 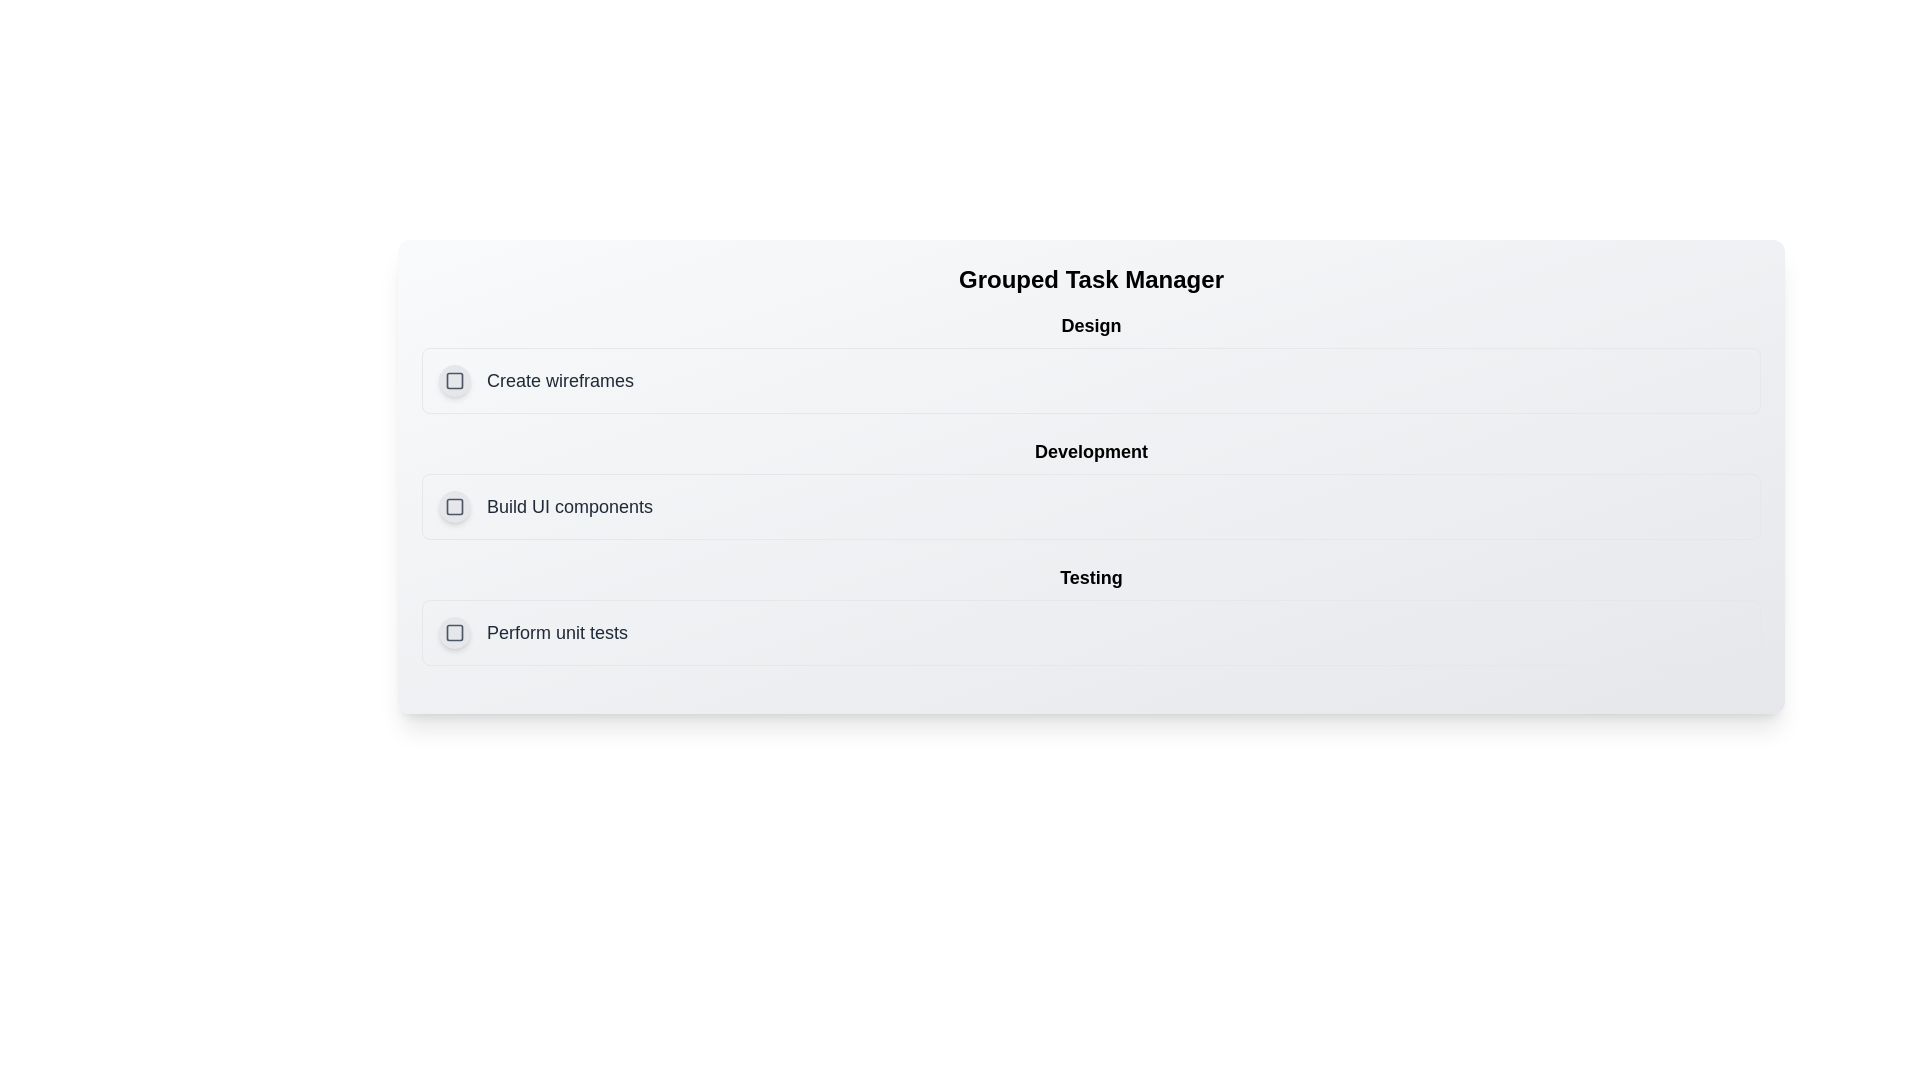 What do you see at coordinates (1090, 578) in the screenshot?
I see `text from the Header or Title Text element displaying 'Testing', which is styled in bold and larger font, located centrally above the explanatory text for the 'Perform unit tests' task` at bounding box center [1090, 578].